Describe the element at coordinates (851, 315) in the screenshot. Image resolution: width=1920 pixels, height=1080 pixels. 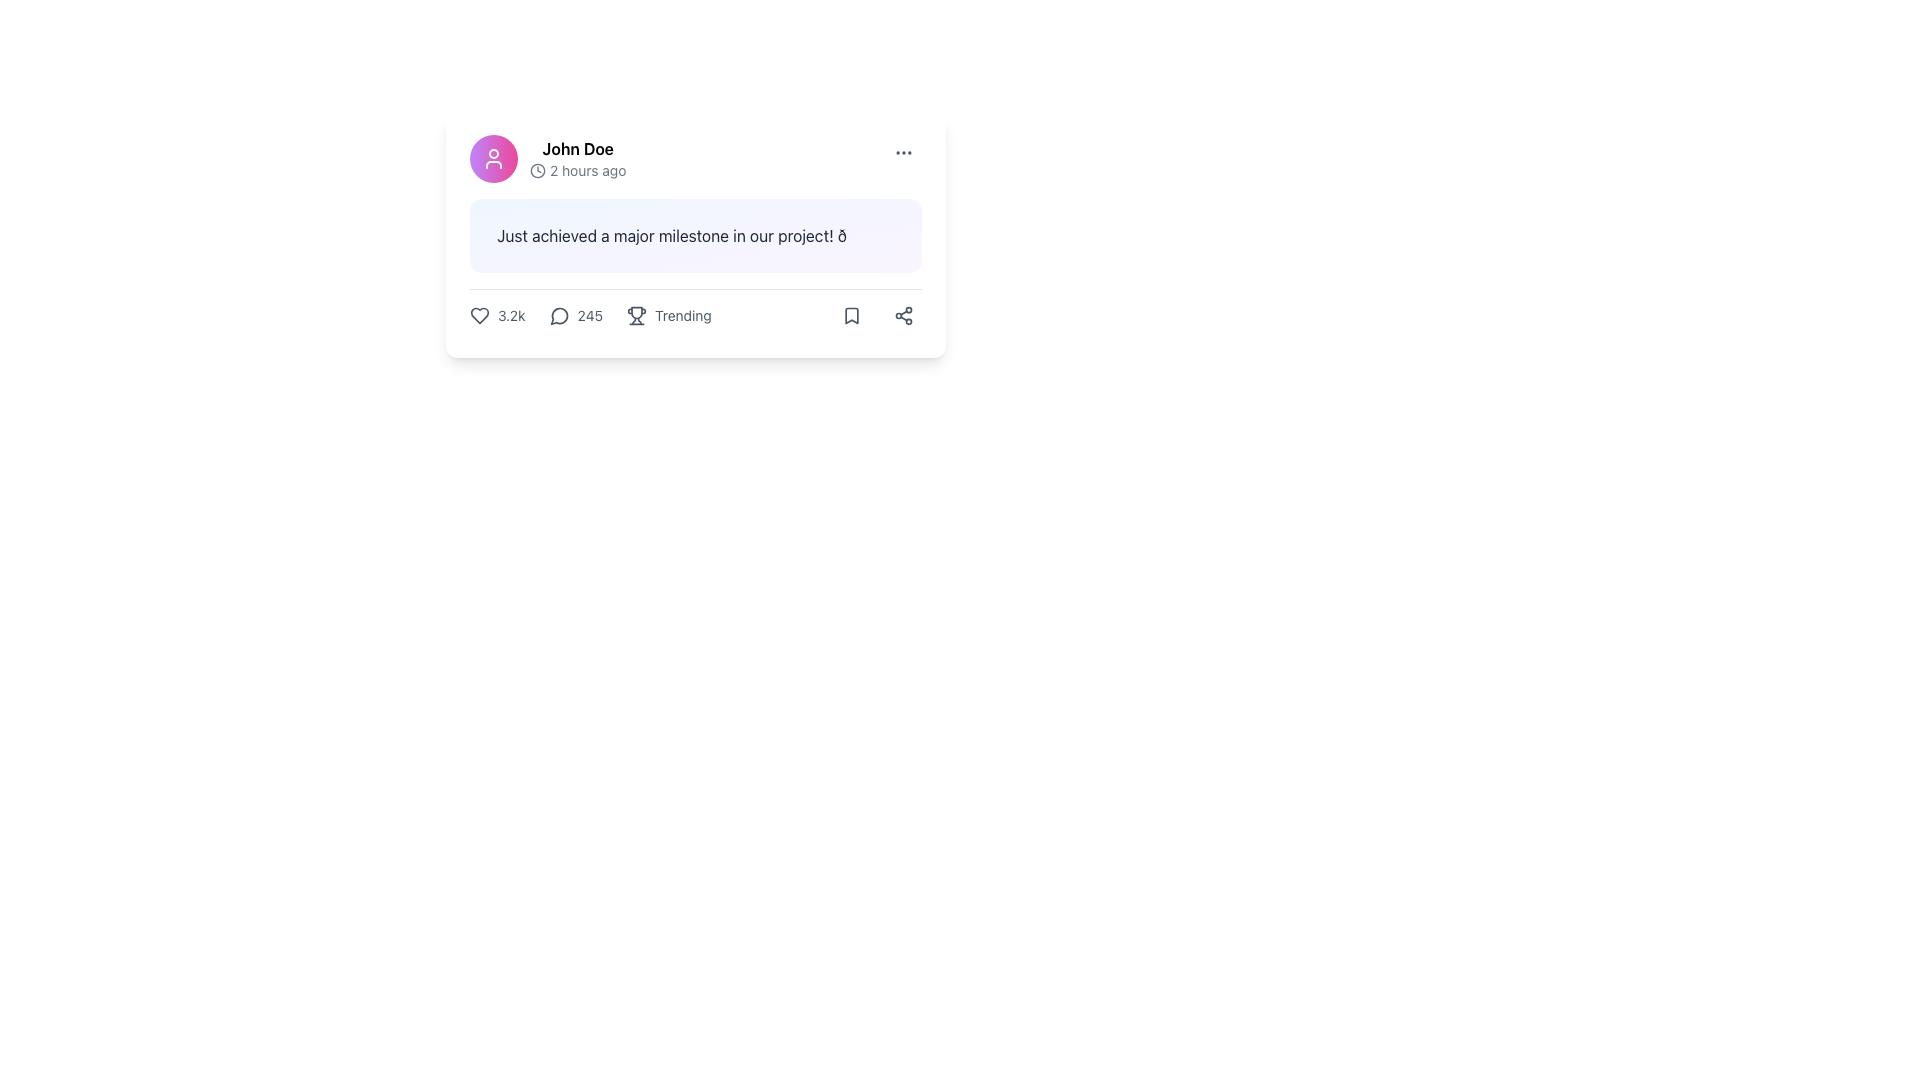
I see `the bookmark icon located in the lower-right side of the post interface` at that location.